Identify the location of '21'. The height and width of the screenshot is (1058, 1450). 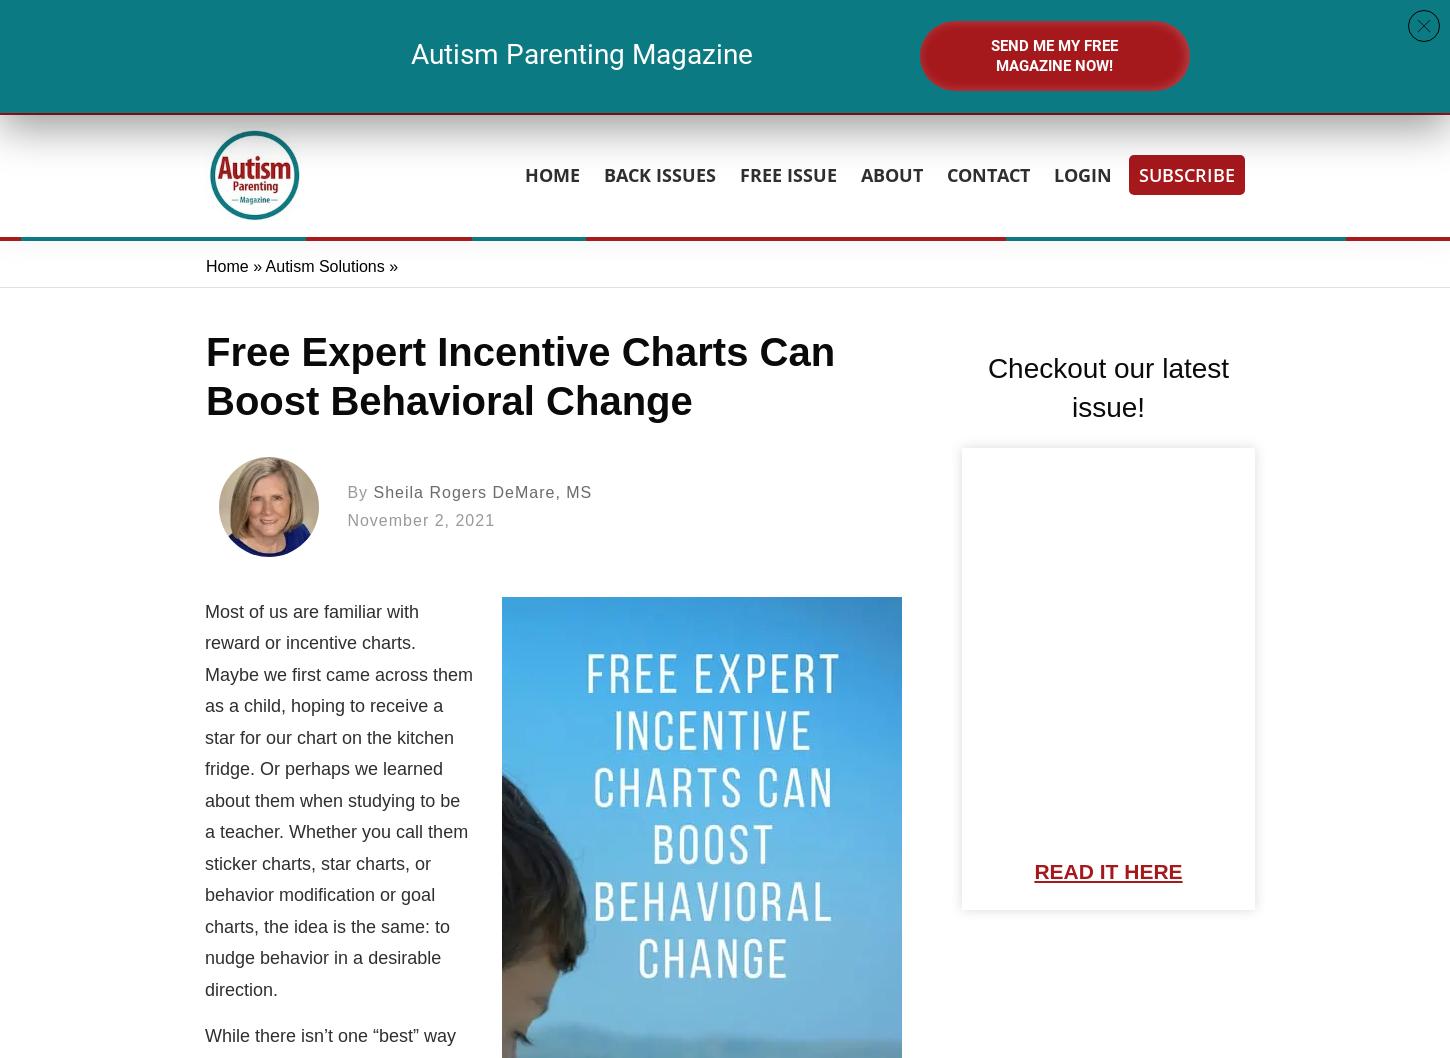
(729, 42).